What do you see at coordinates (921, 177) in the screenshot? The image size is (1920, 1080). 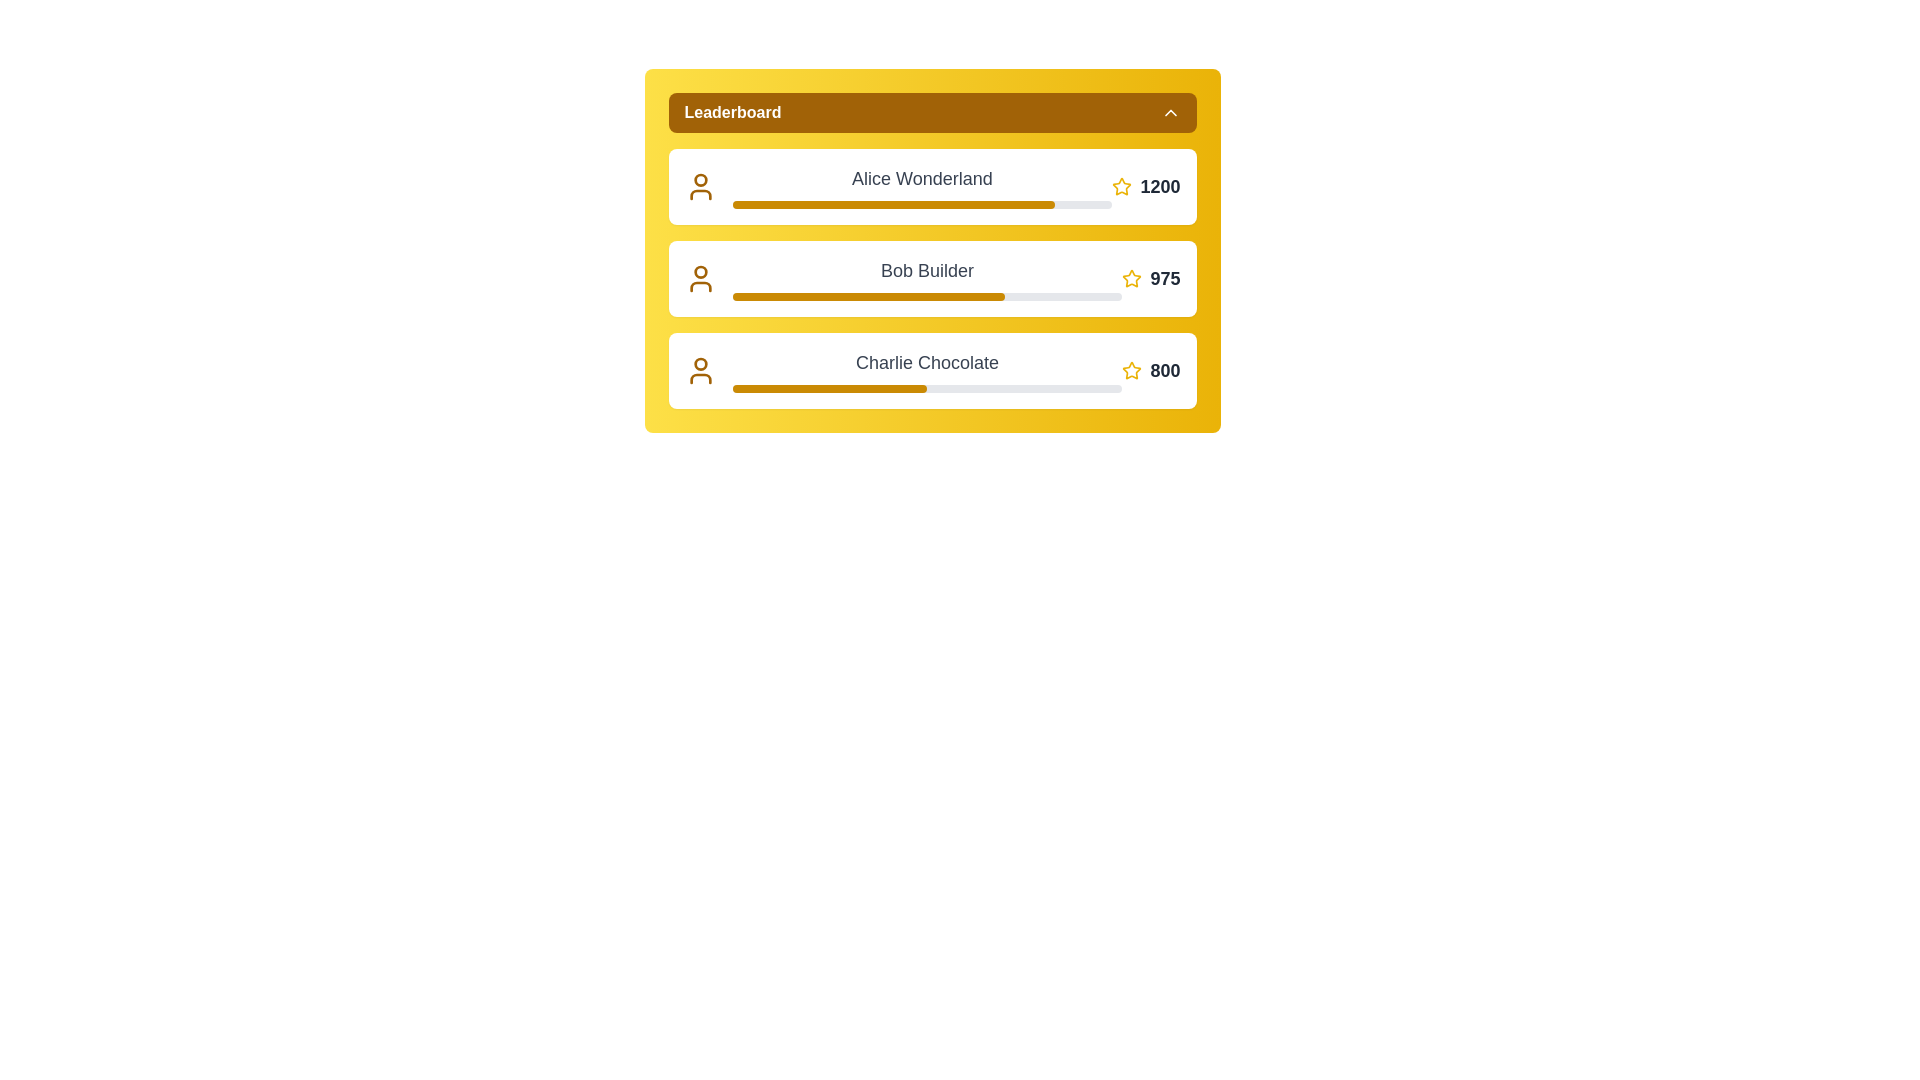 I see `text label displaying the name of the user or participant in the leaderboard interface, located in the first row, between the user avatar icon and the score and star icon` at bounding box center [921, 177].